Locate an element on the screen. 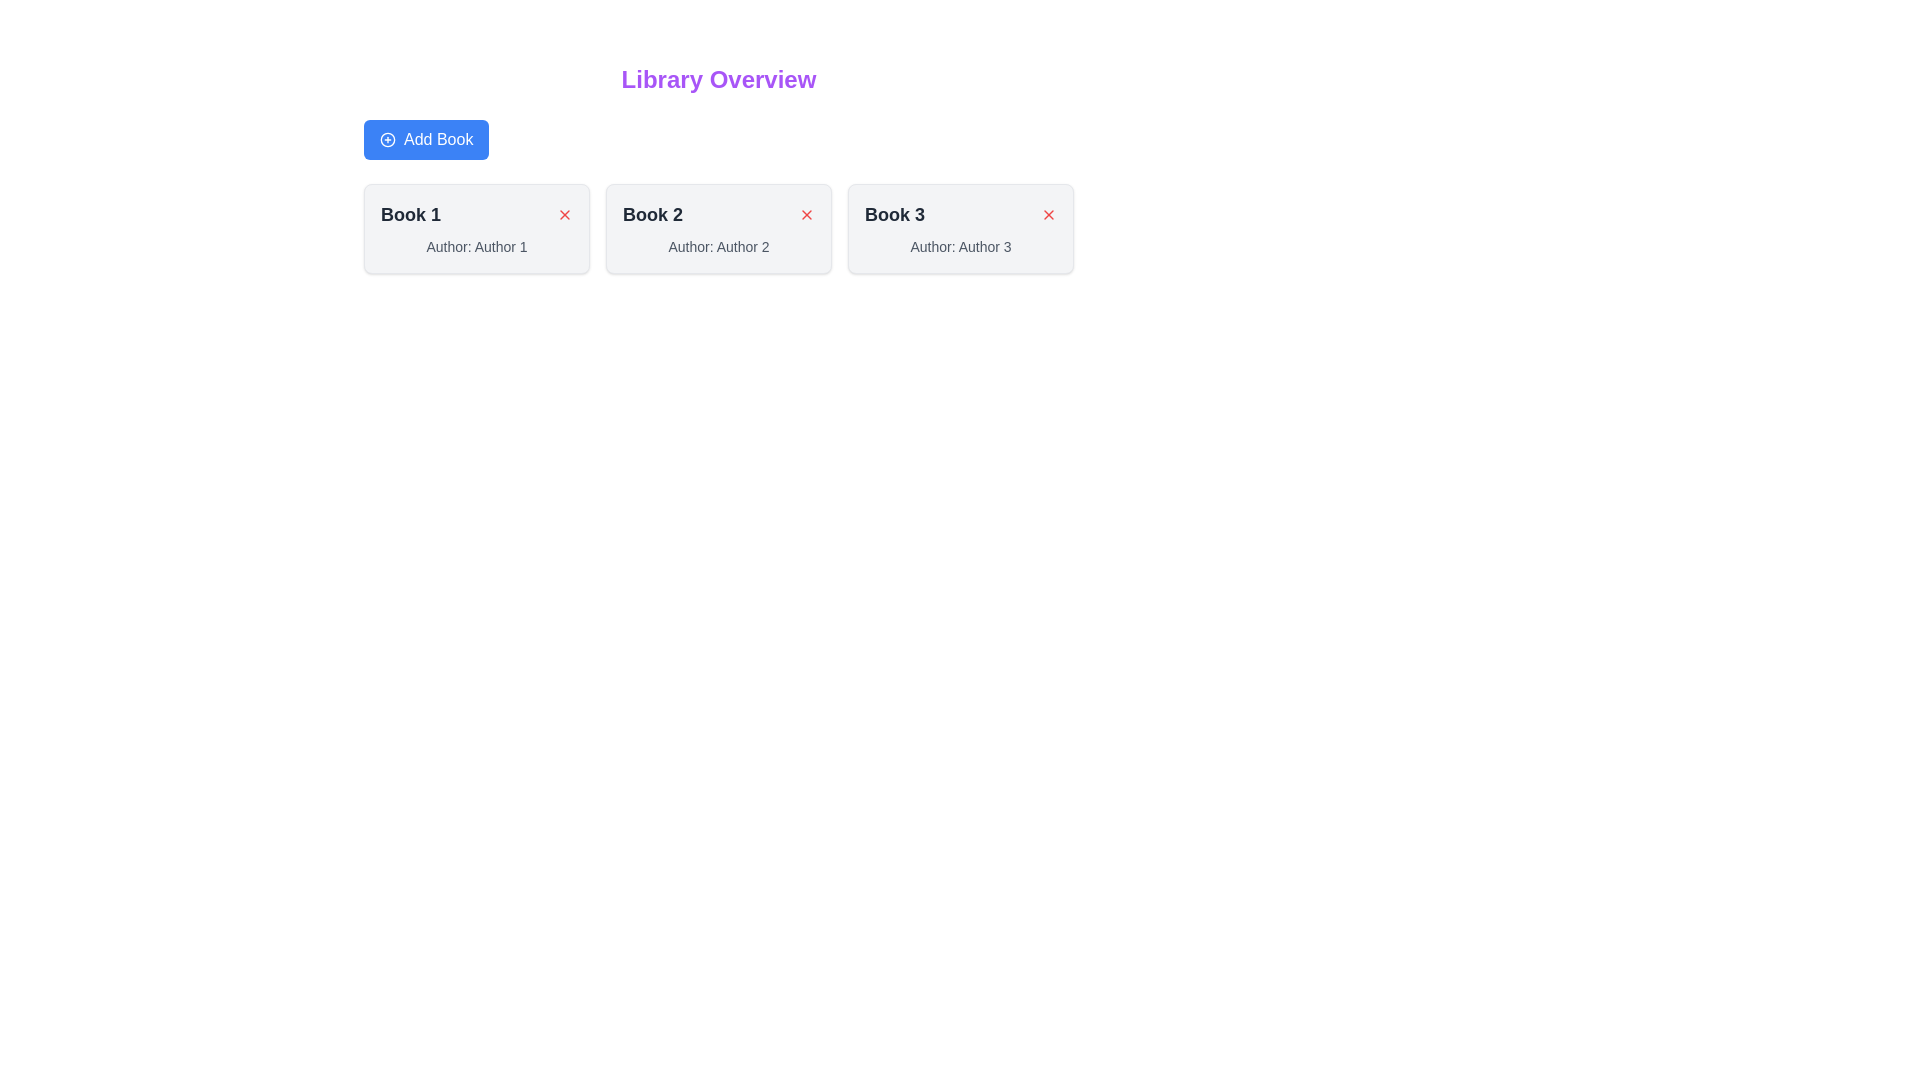  the button located in the top-right corner of the 'Book 2' card is located at coordinates (806, 215).